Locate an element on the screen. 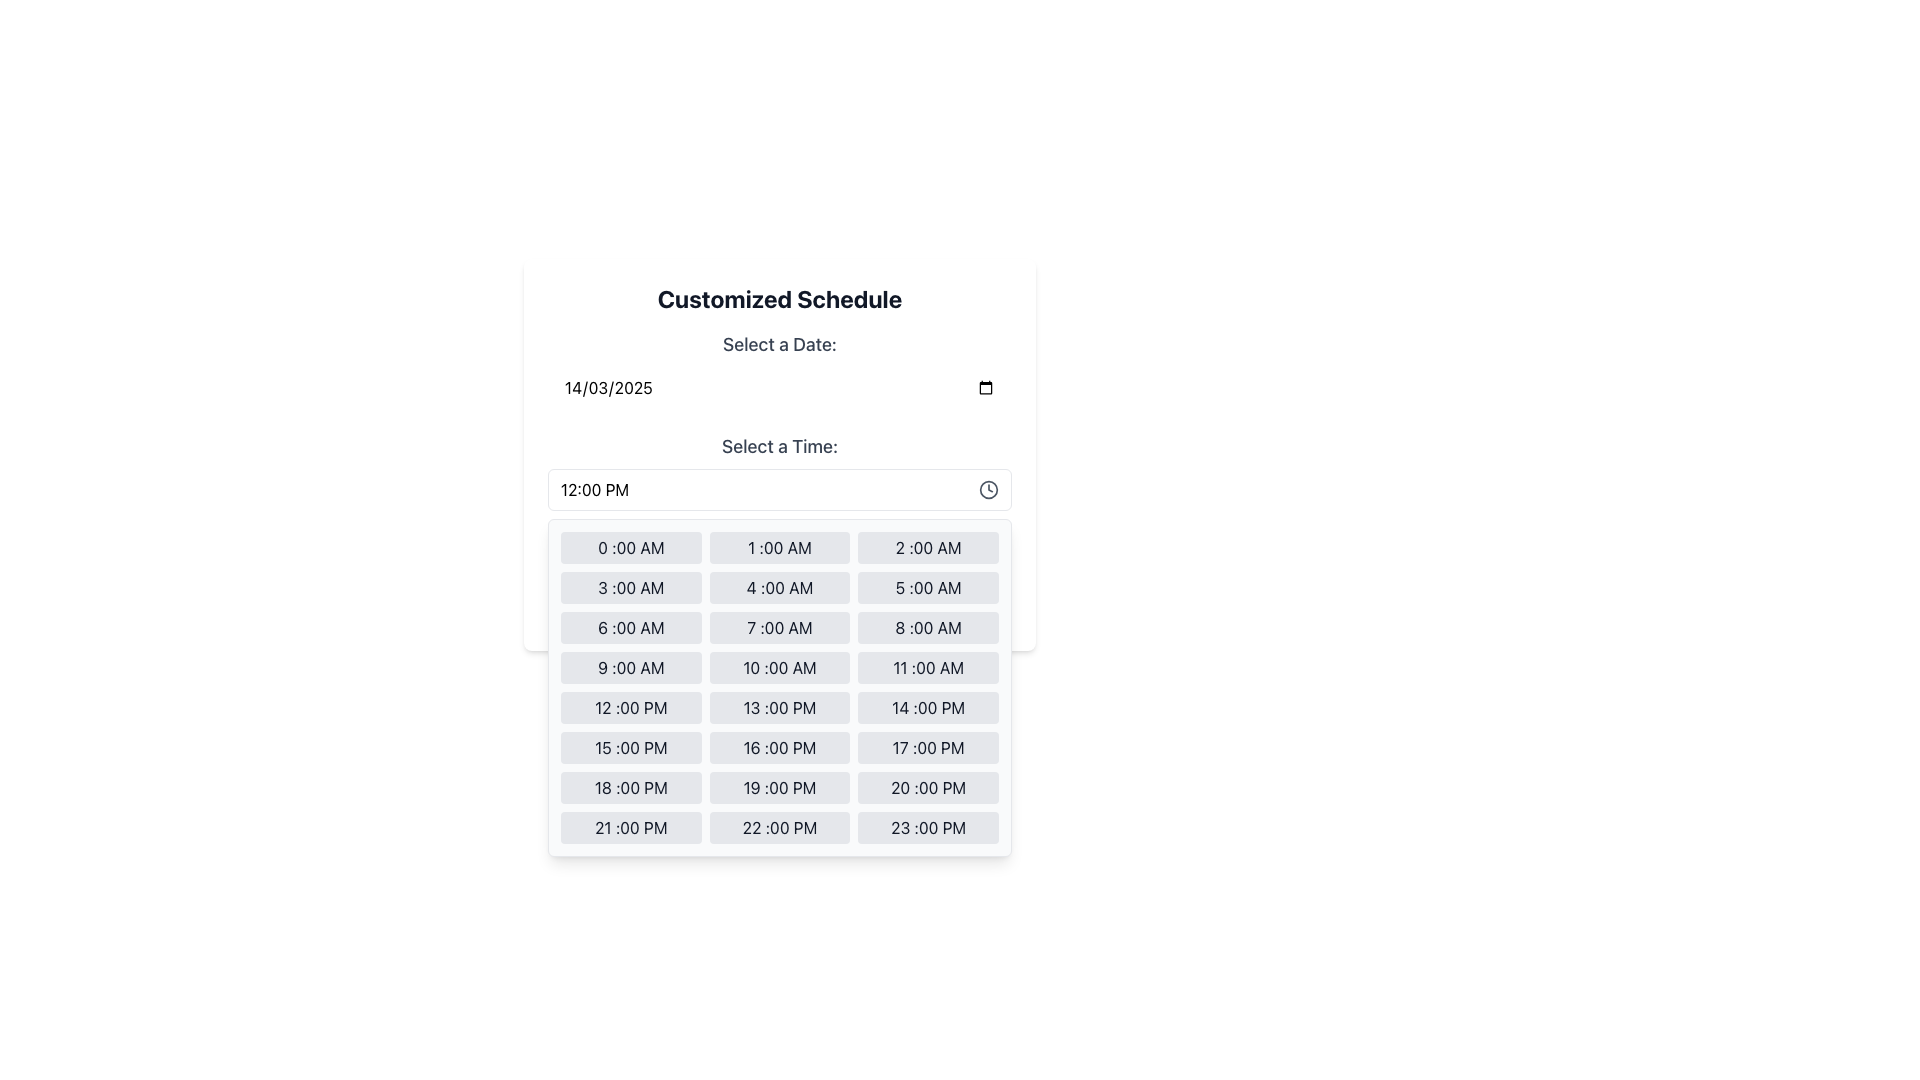 This screenshot has width=1920, height=1080. the time selection tile displaying '21 :00 PM' is located at coordinates (630, 828).